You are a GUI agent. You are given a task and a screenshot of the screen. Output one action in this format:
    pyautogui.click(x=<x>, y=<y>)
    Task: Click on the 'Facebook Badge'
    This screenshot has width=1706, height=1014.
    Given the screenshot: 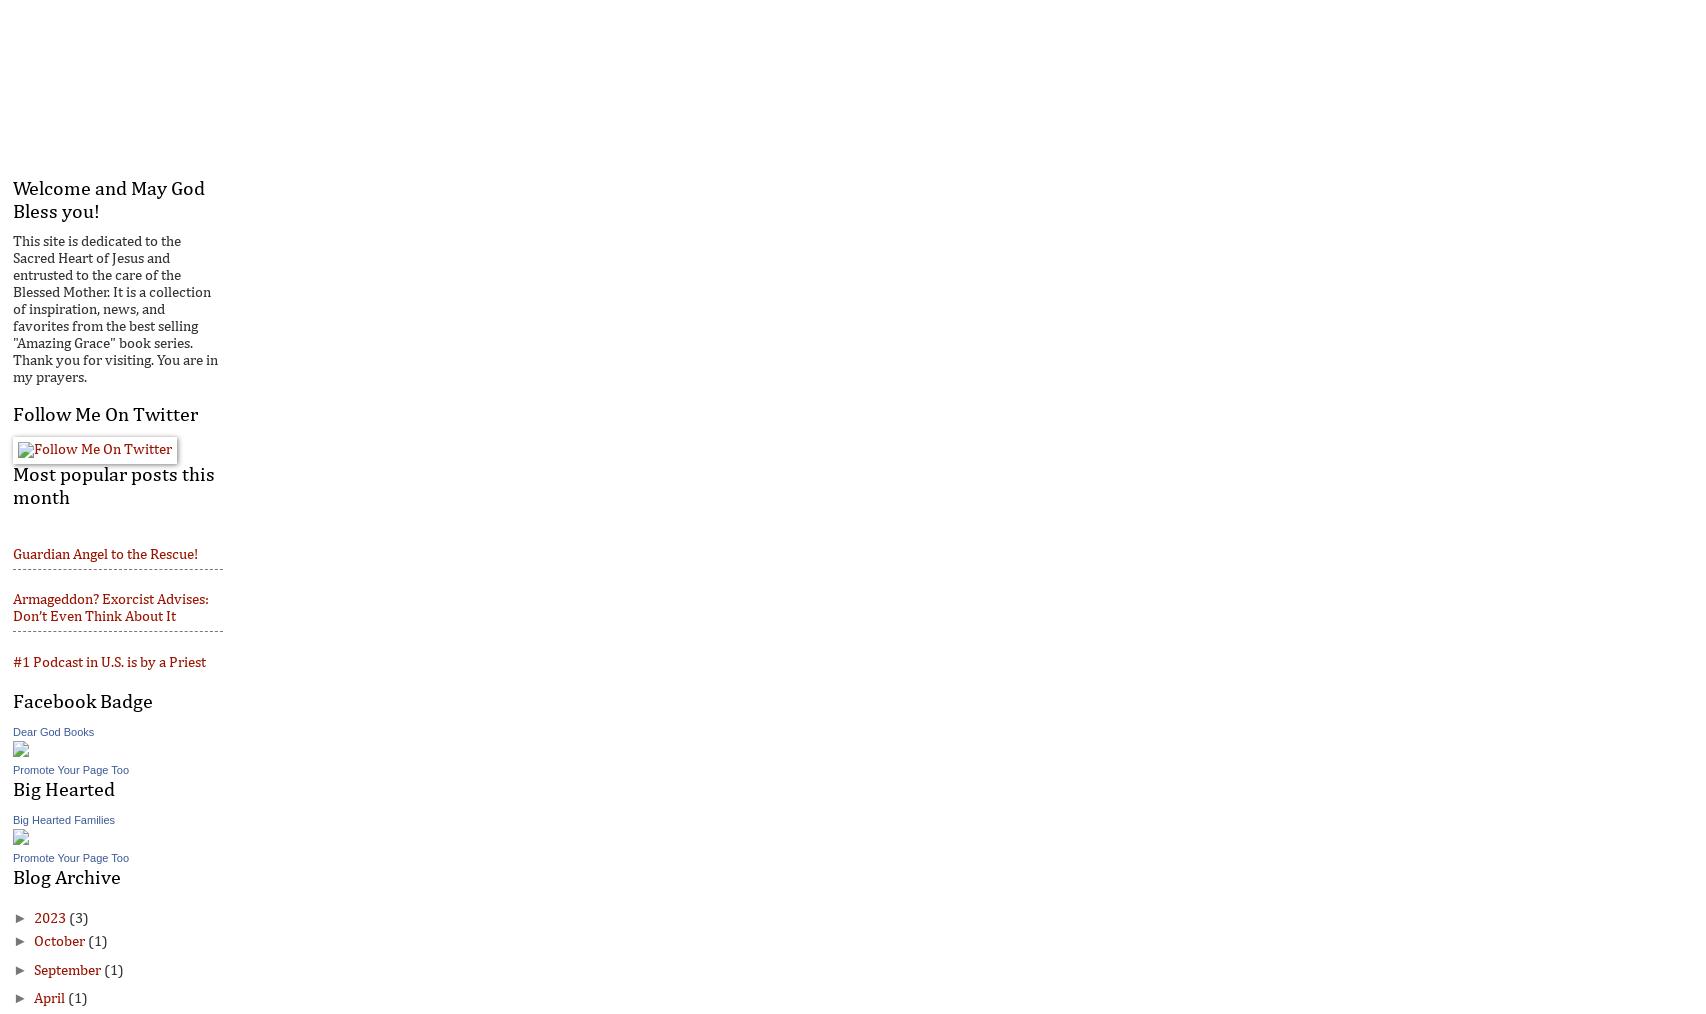 What is the action you would take?
    pyautogui.click(x=83, y=700)
    